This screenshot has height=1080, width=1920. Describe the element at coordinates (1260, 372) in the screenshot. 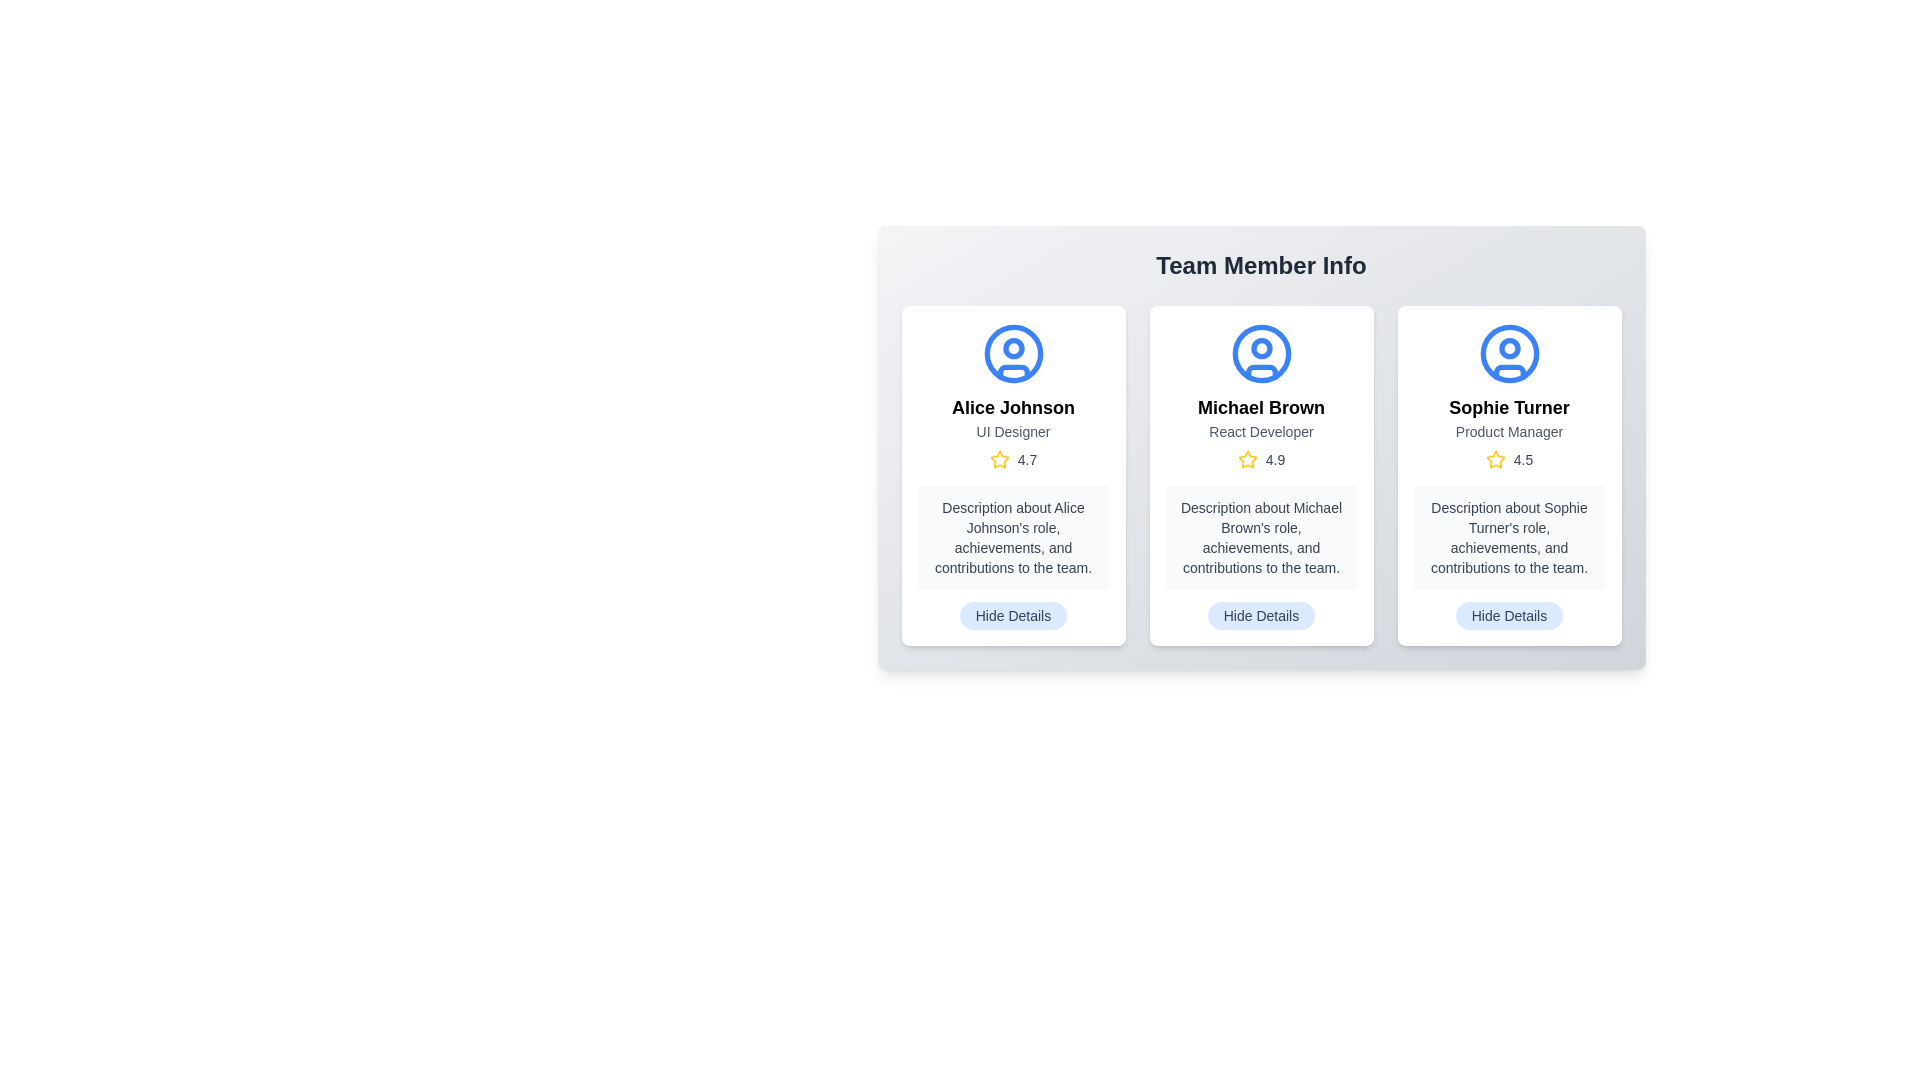

I see `the curved line at the bottom of the user profile icon in the 'Michael Brown' profile card, which is the middle card among three cards displayed` at that location.